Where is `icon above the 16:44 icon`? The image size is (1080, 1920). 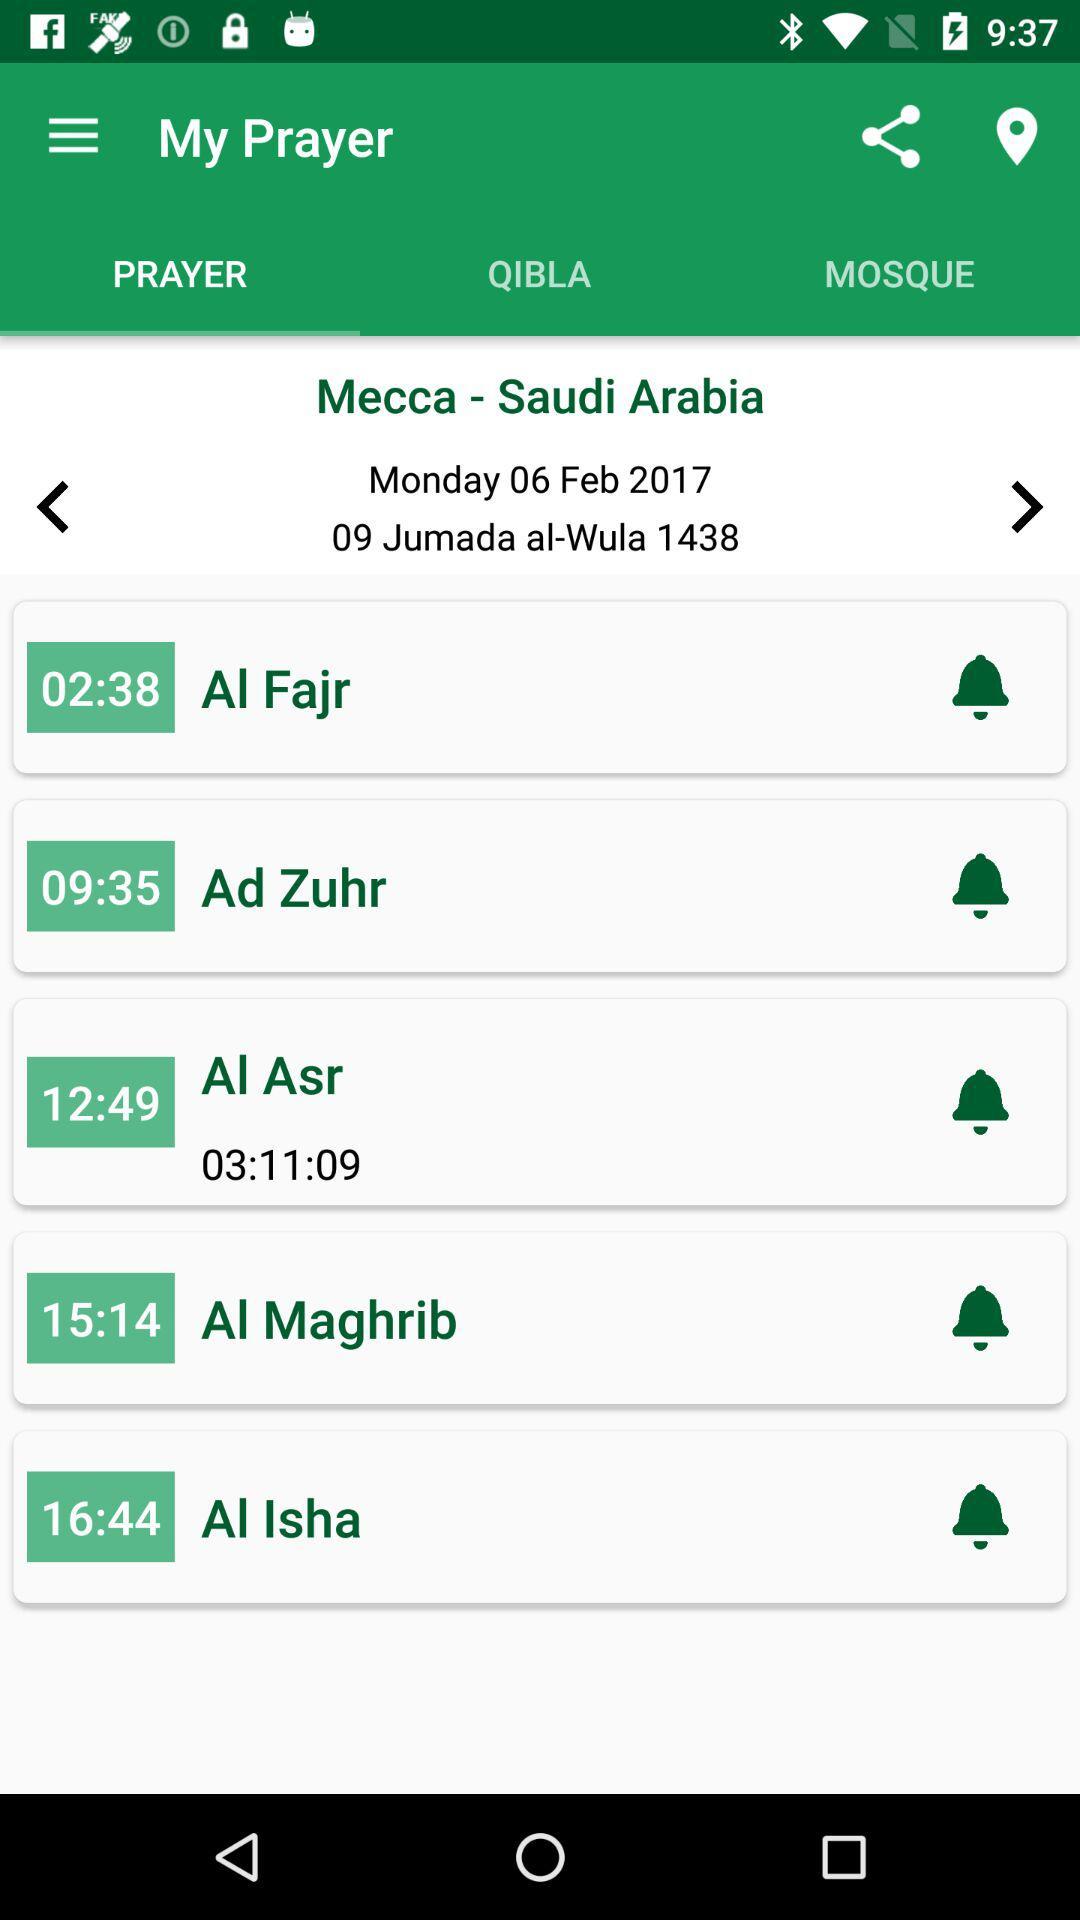 icon above the 16:44 icon is located at coordinates (100, 1318).